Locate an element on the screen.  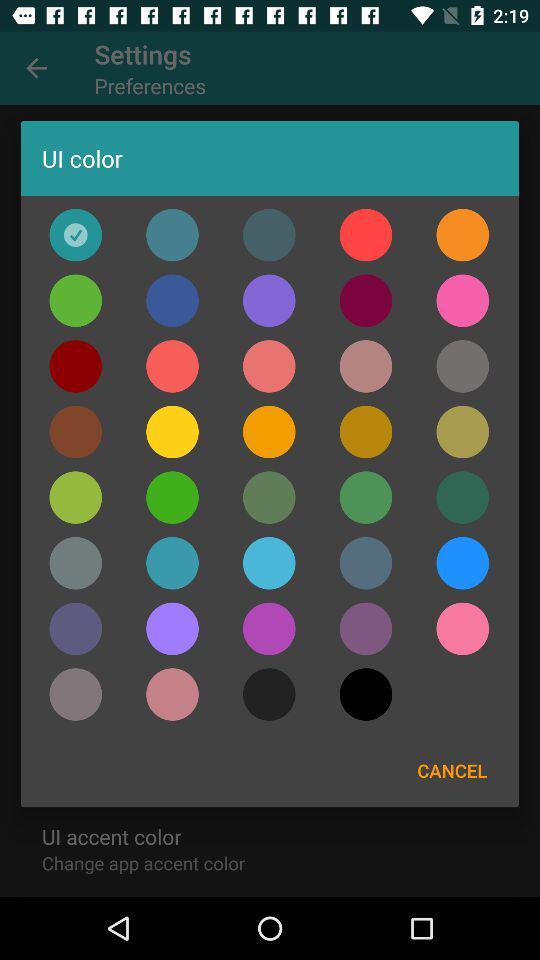
color is located at coordinates (74, 235).